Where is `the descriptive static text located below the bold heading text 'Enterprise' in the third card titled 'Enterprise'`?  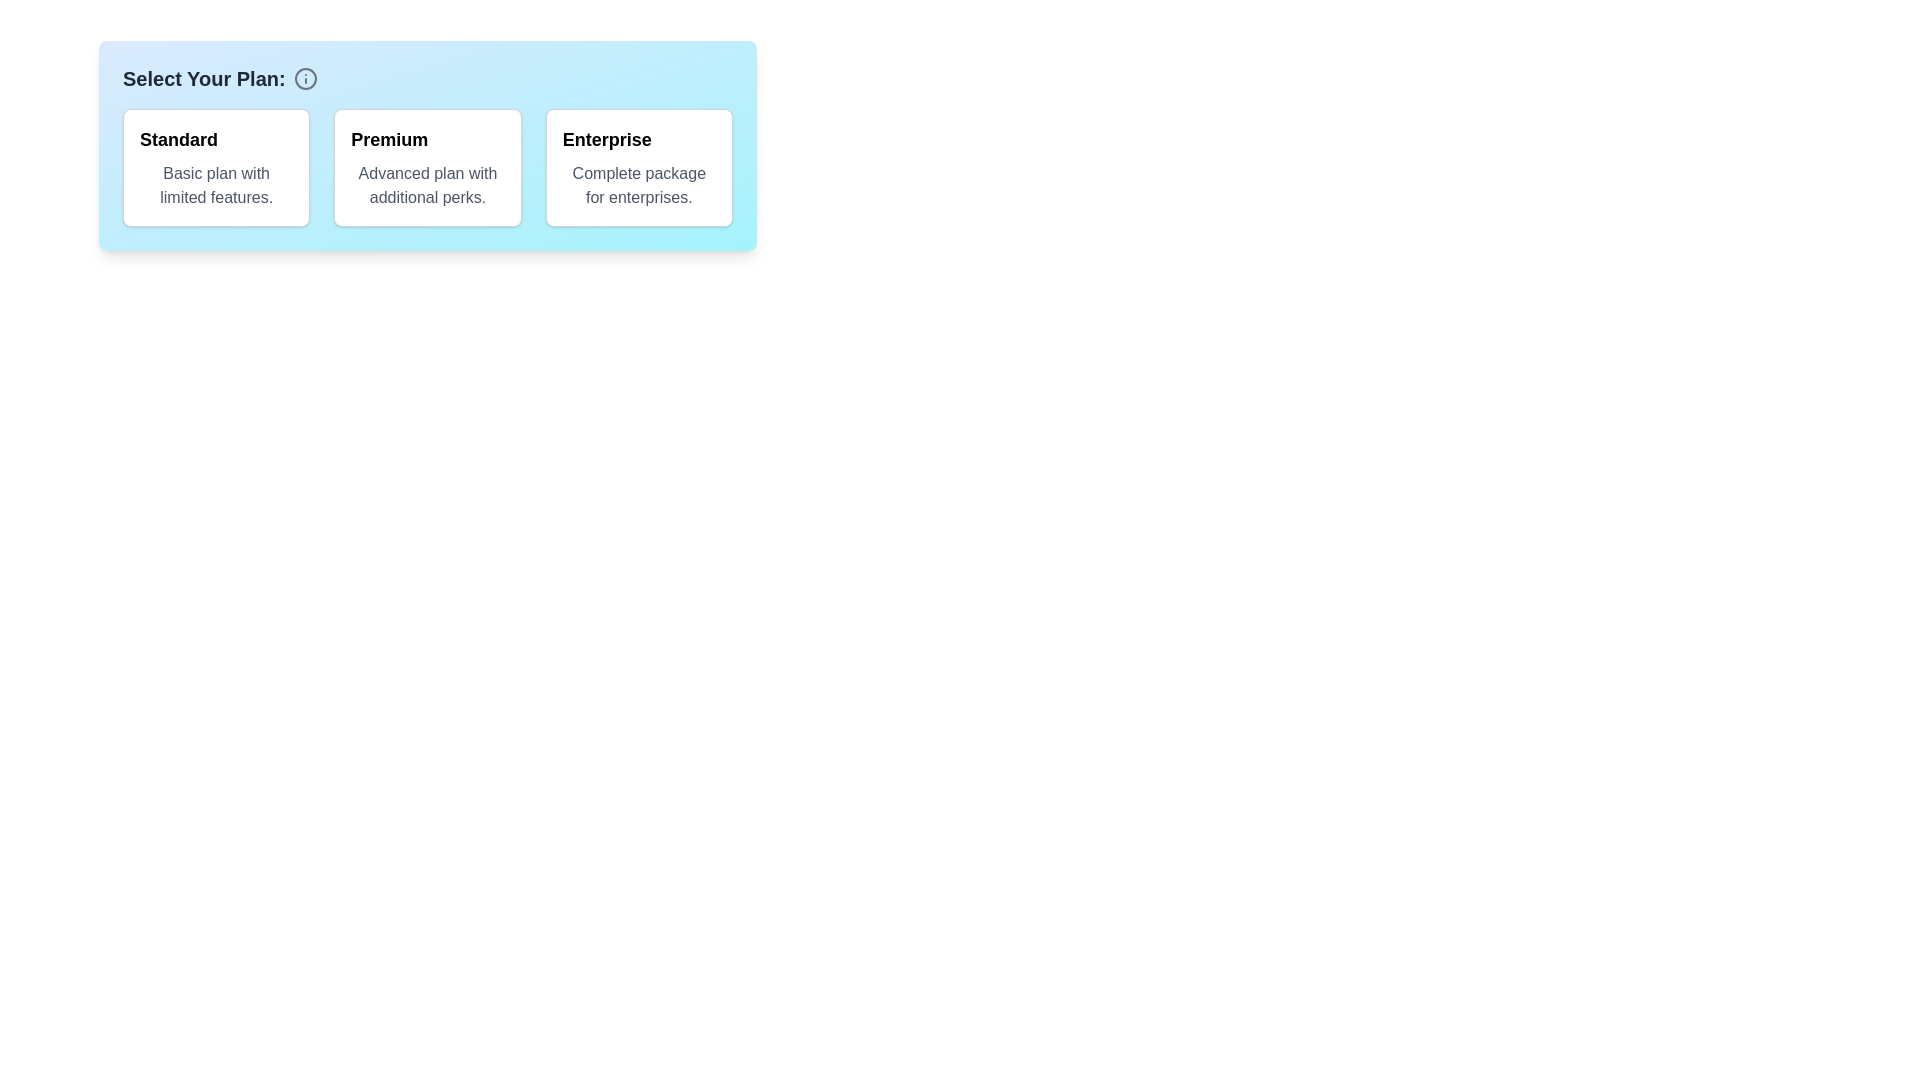
the descriptive static text located below the bold heading text 'Enterprise' in the third card titled 'Enterprise' is located at coordinates (638, 185).